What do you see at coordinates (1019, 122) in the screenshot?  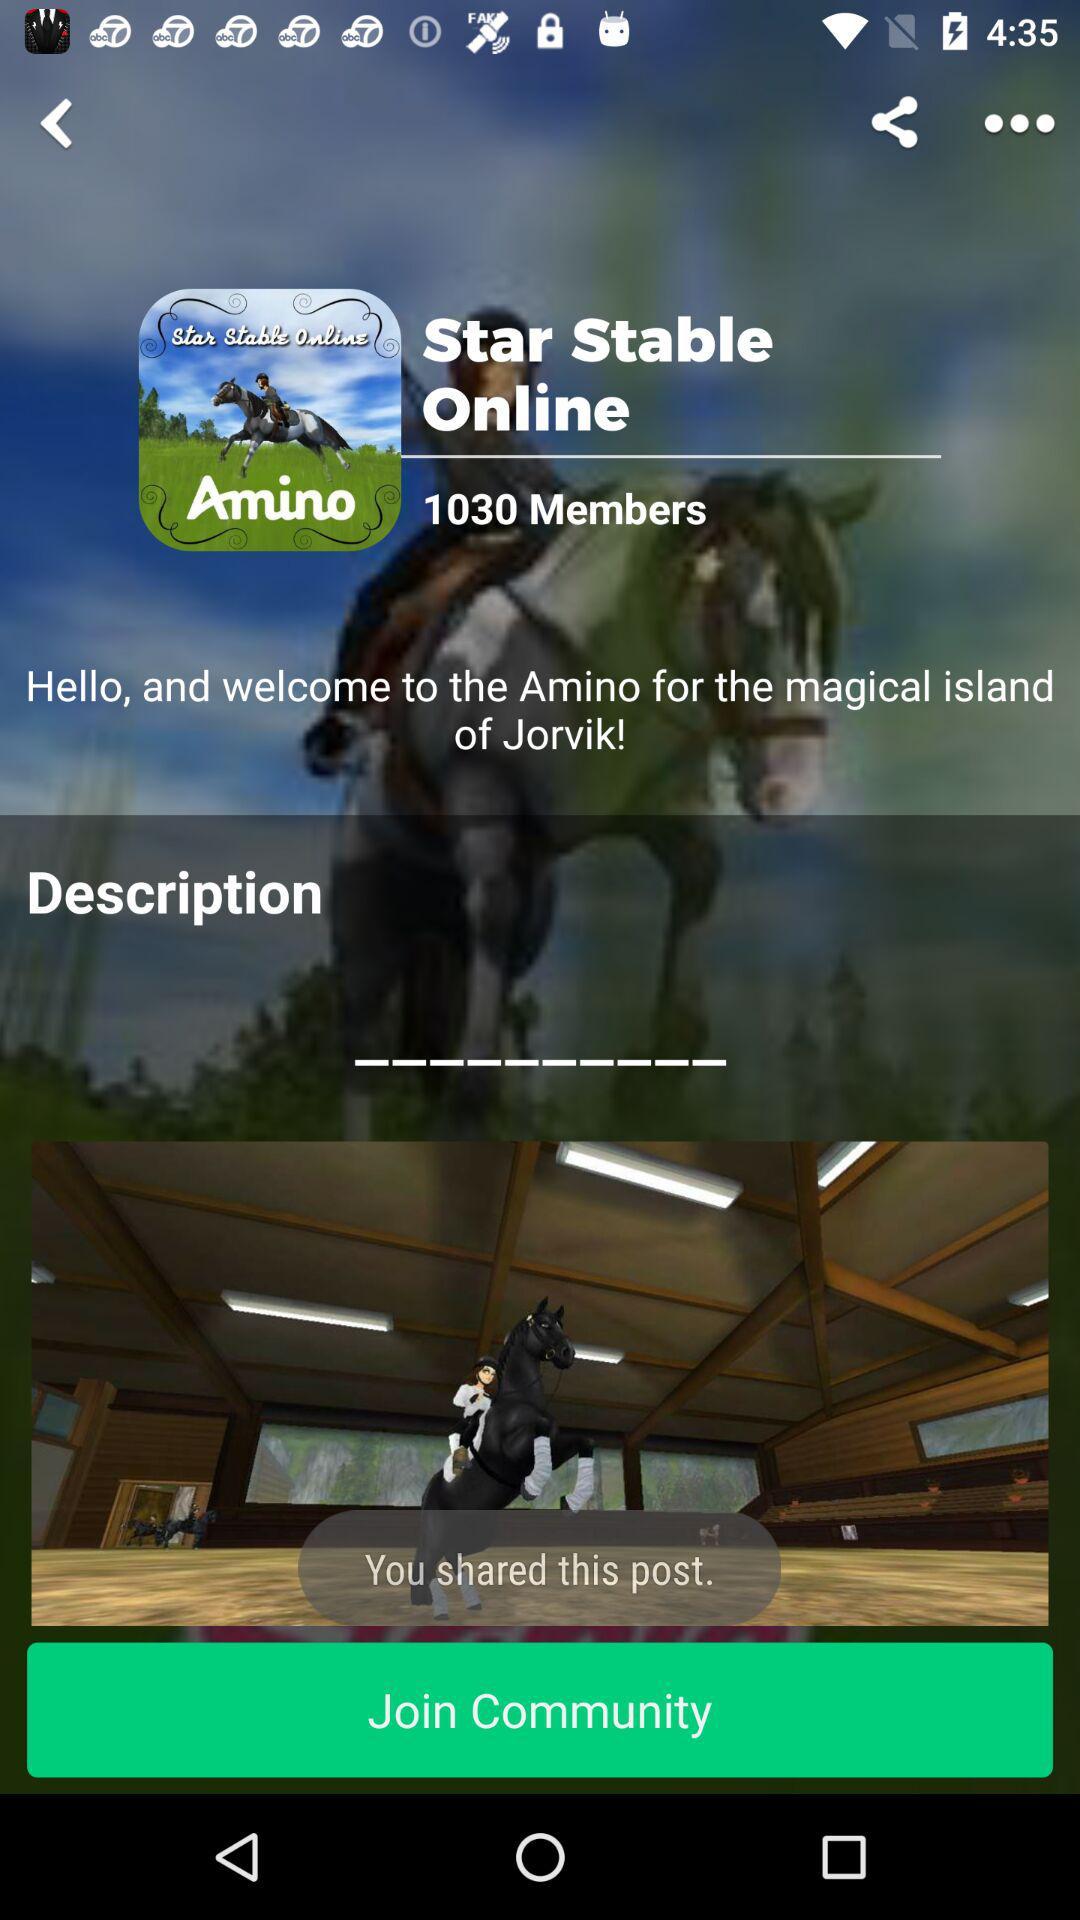 I see `the more icon` at bounding box center [1019, 122].